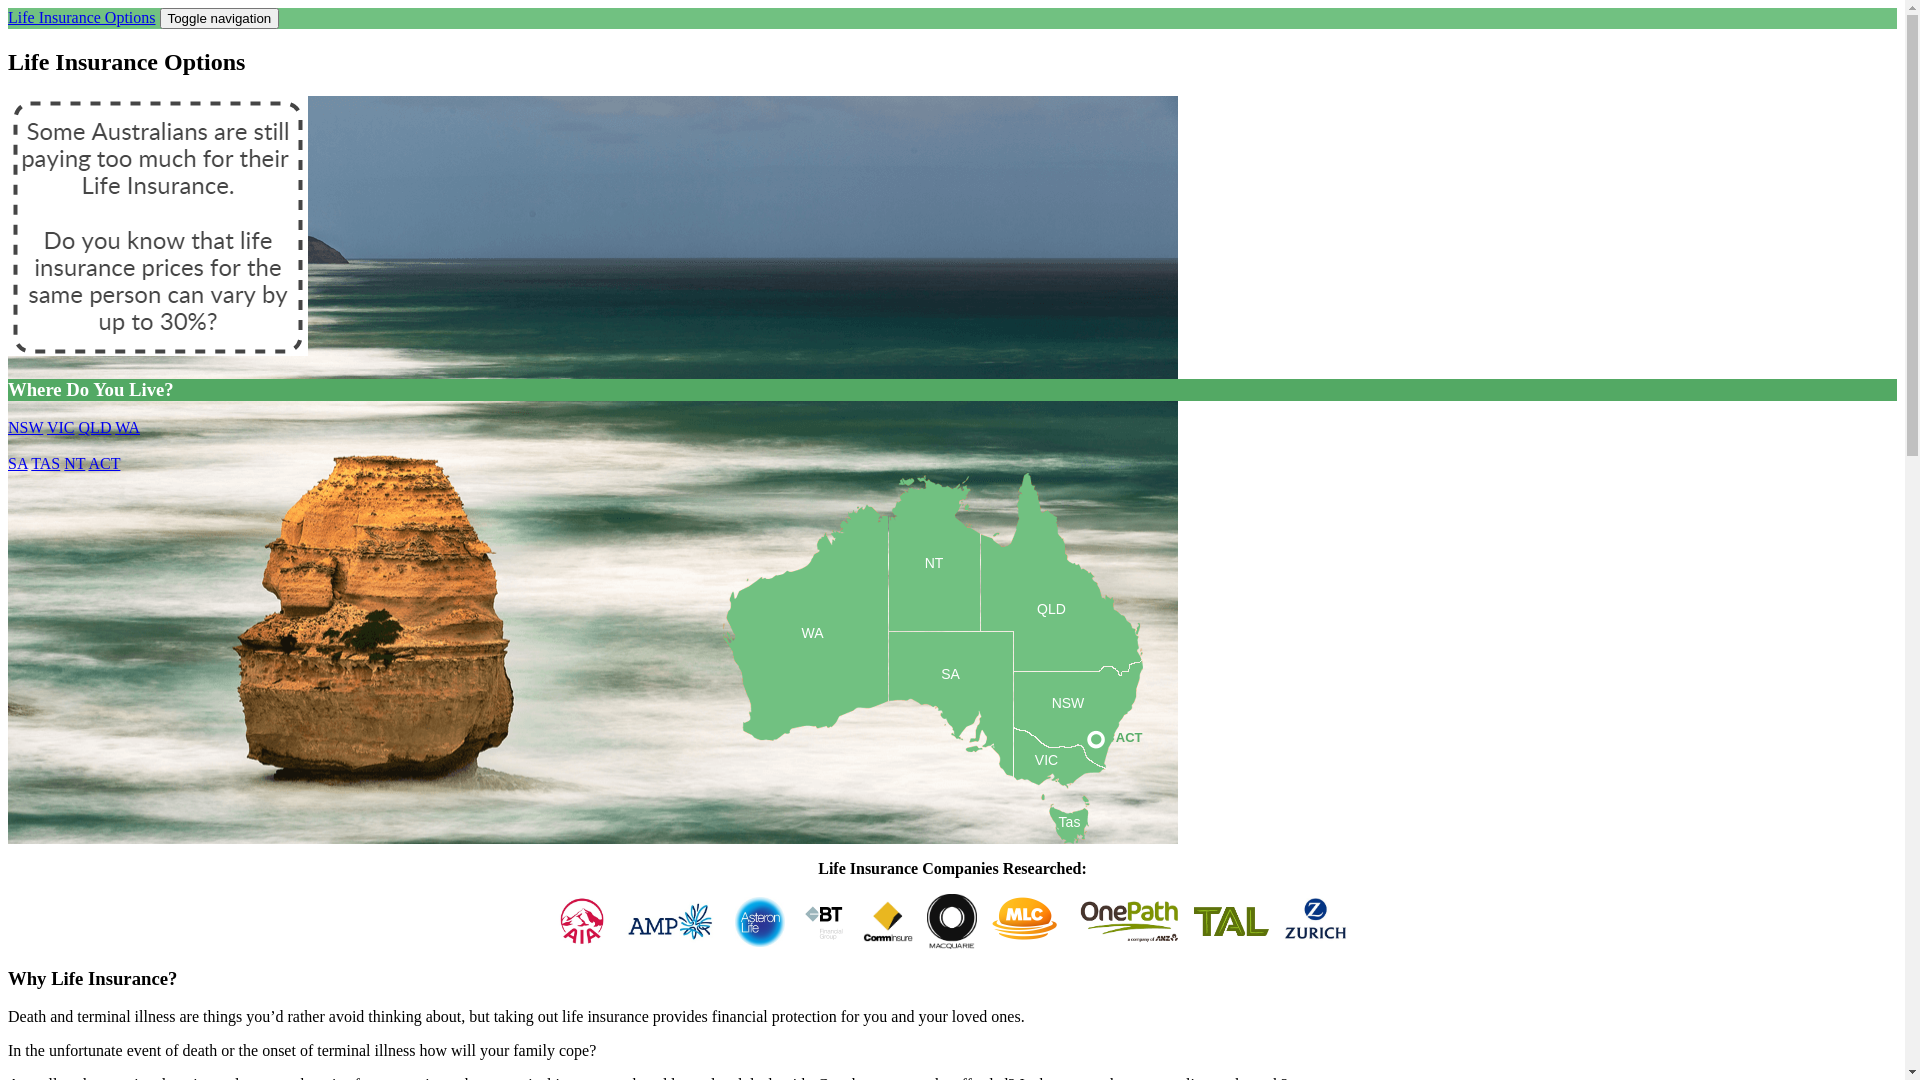 The height and width of the screenshot is (1080, 1920). What do you see at coordinates (126, 426) in the screenshot?
I see `'WA'` at bounding box center [126, 426].